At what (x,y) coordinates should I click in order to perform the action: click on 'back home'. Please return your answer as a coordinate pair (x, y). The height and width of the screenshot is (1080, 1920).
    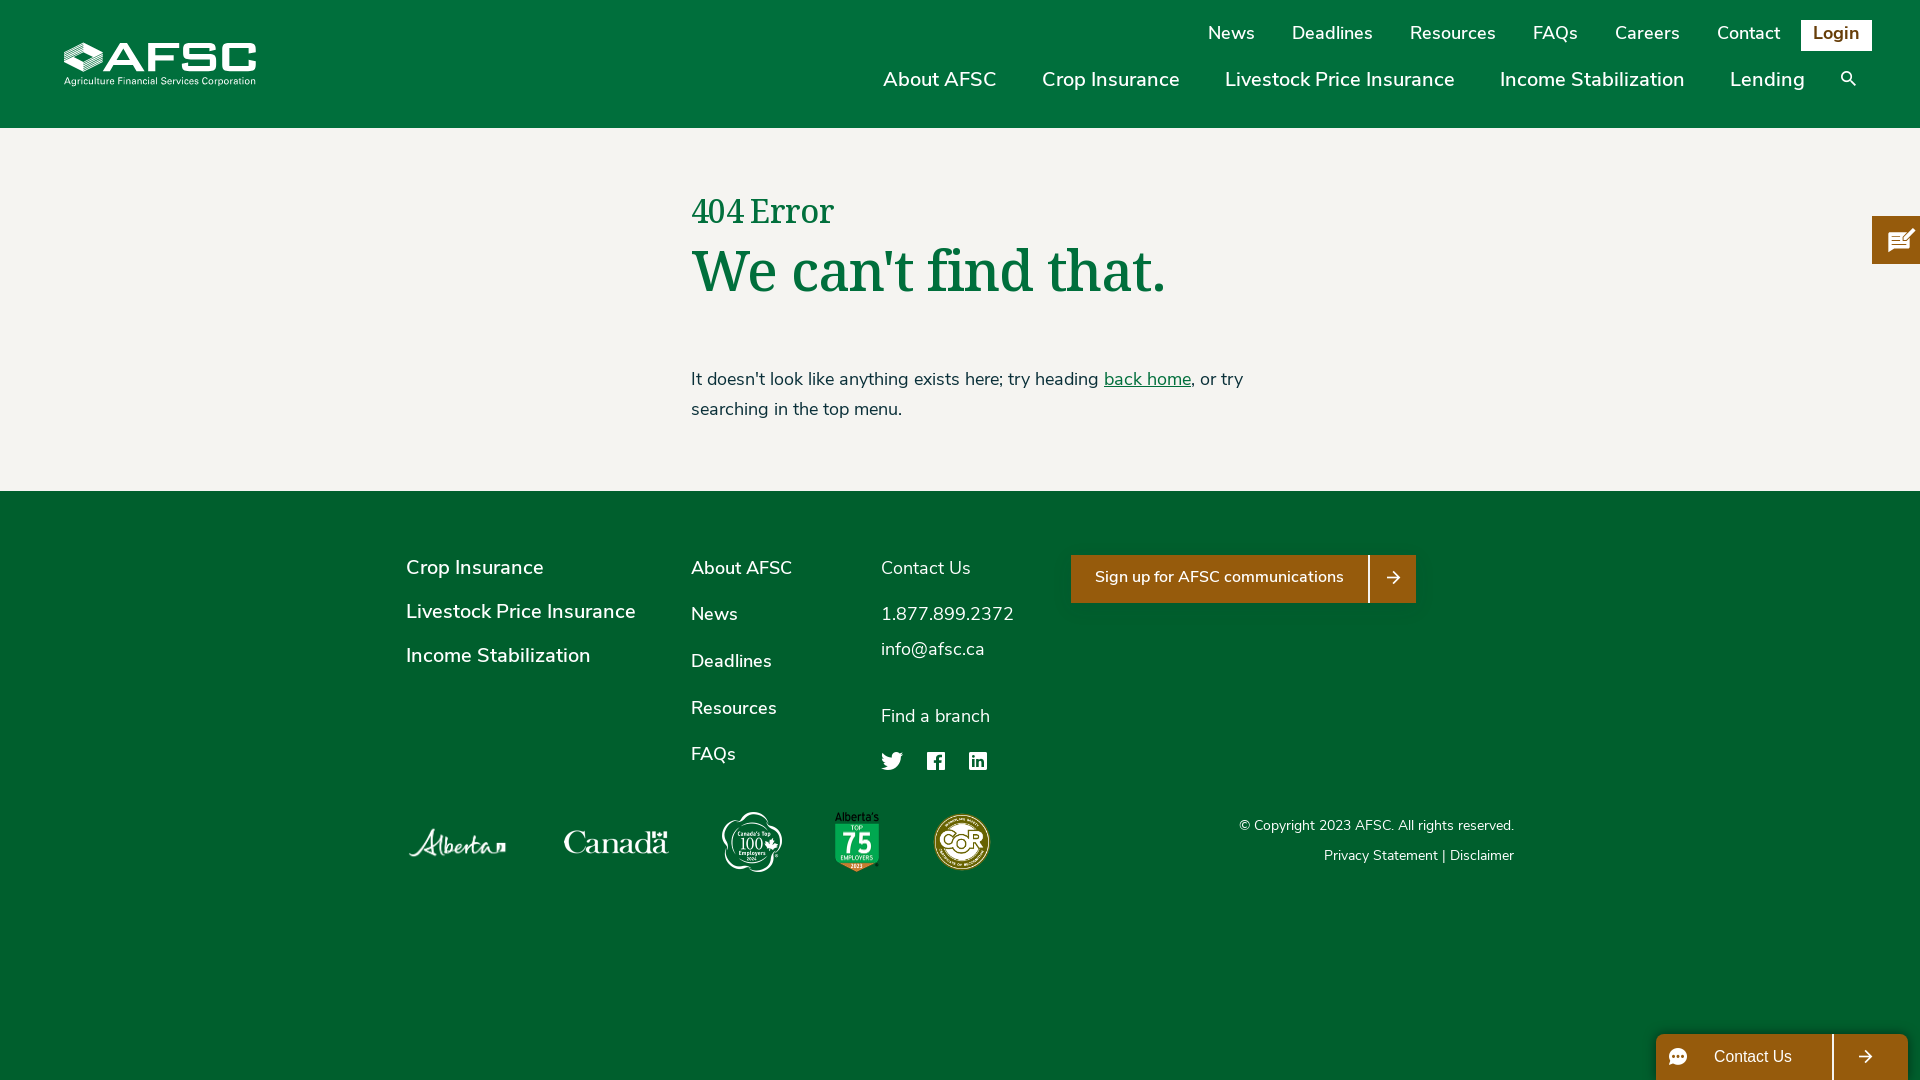
    Looking at the image, I should click on (1147, 380).